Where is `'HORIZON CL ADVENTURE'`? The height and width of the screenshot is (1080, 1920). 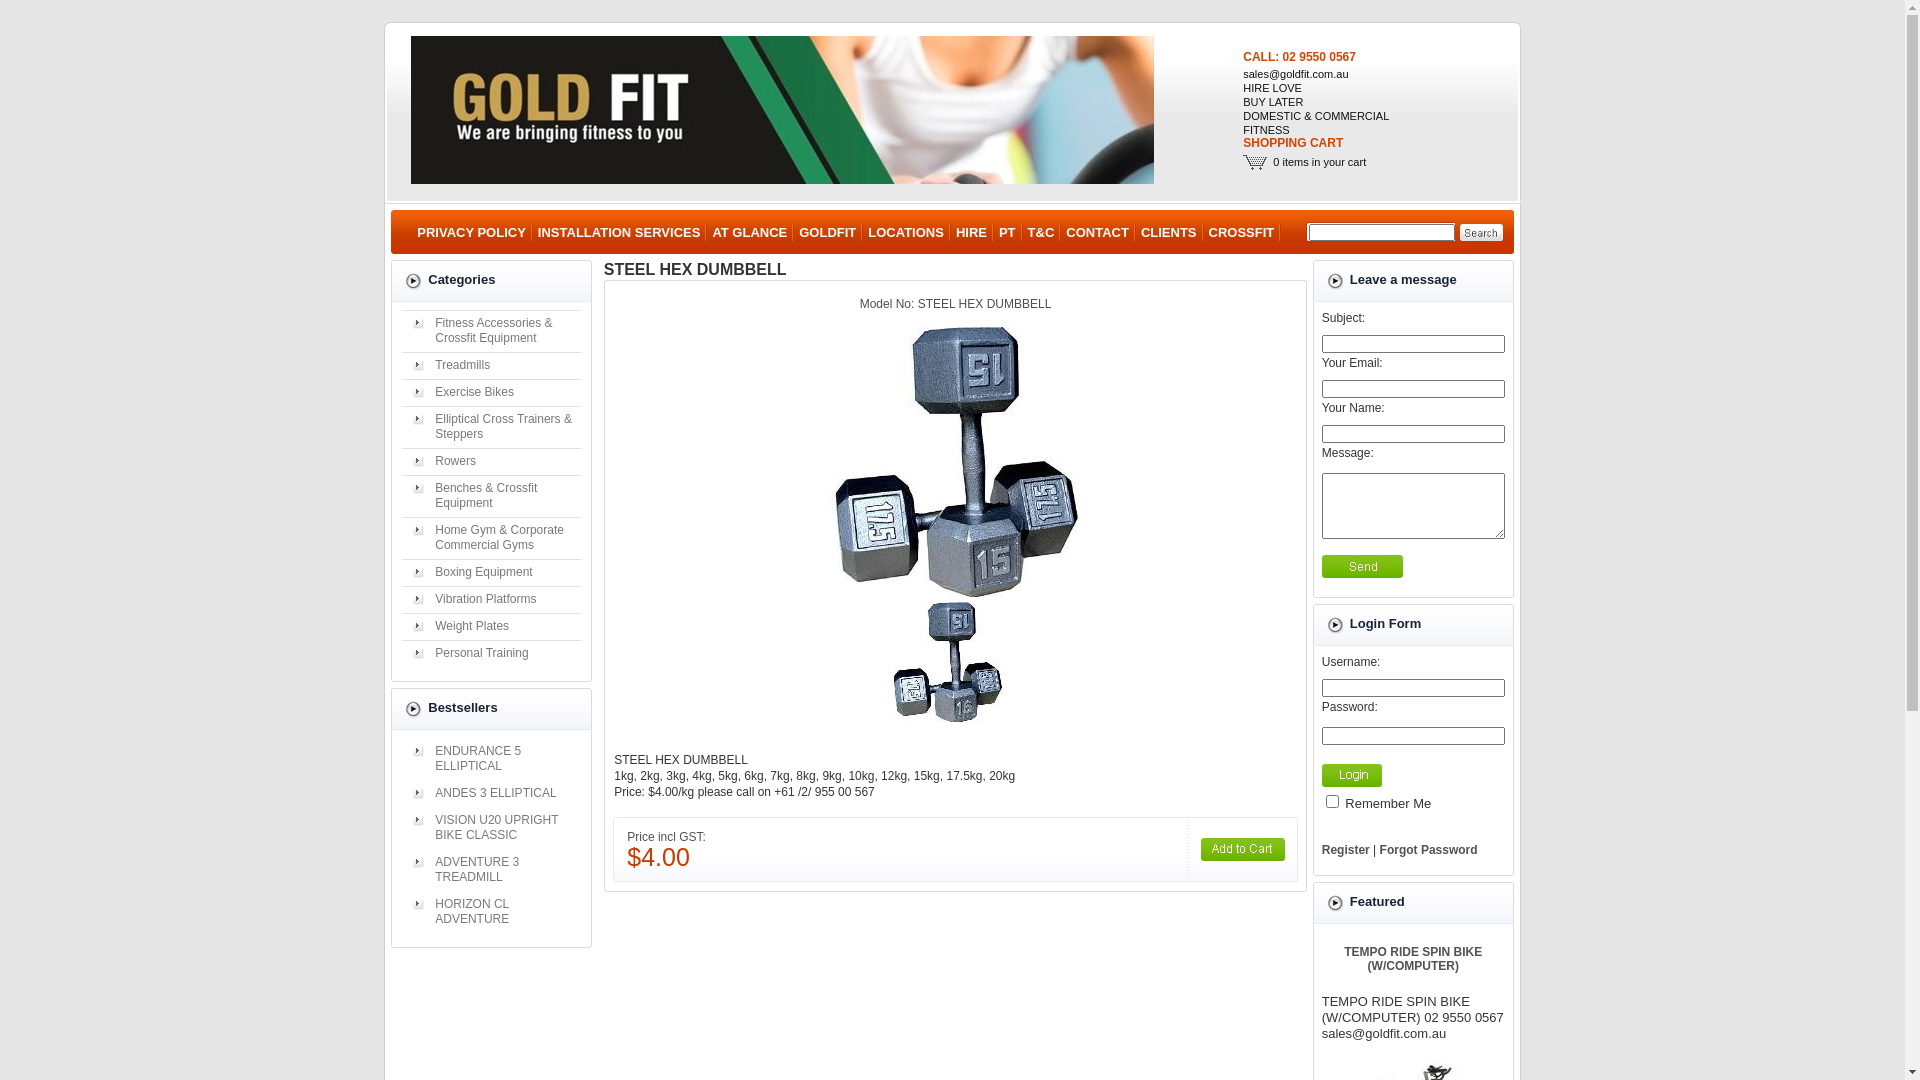 'HORIZON CL ADVENTURE' is located at coordinates (491, 911).